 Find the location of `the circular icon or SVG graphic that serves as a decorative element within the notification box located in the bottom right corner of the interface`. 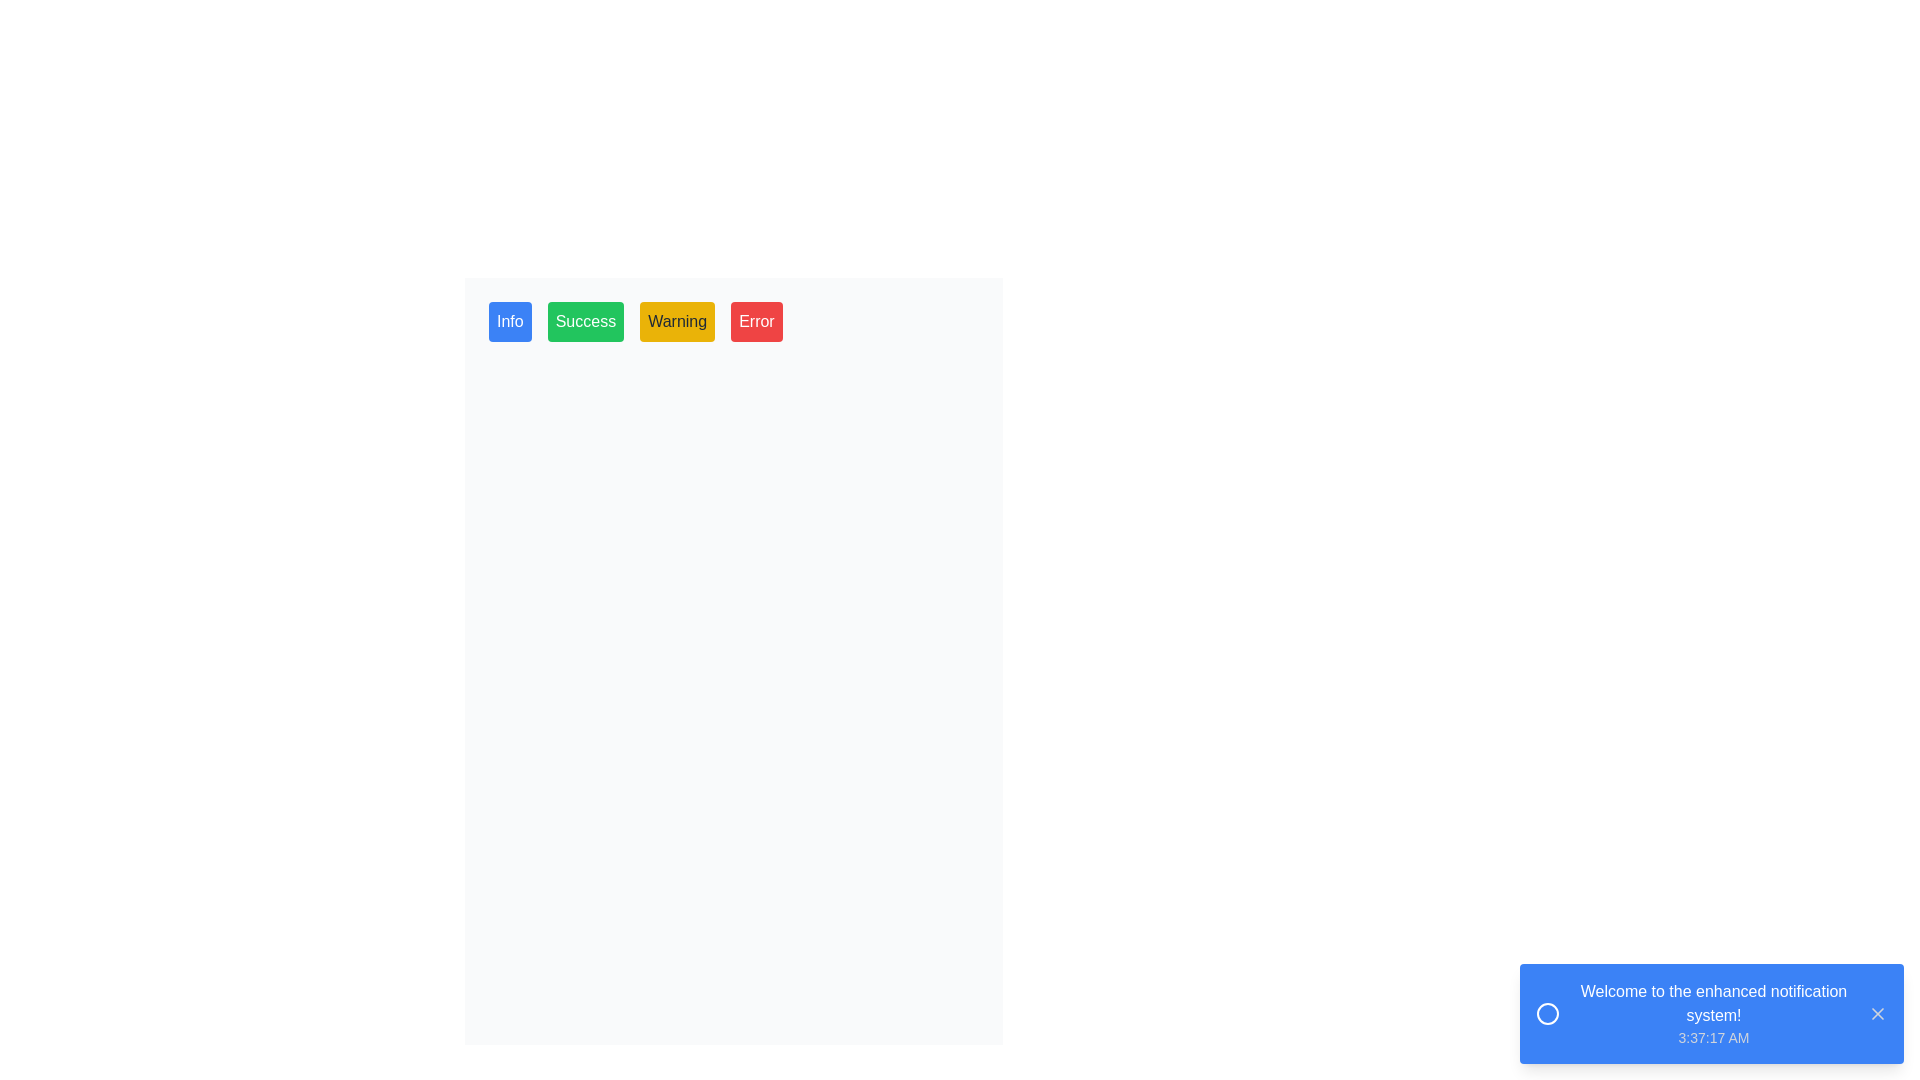

the circular icon or SVG graphic that serves as a decorative element within the notification box located in the bottom right corner of the interface is located at coordinates (1547, 1014).